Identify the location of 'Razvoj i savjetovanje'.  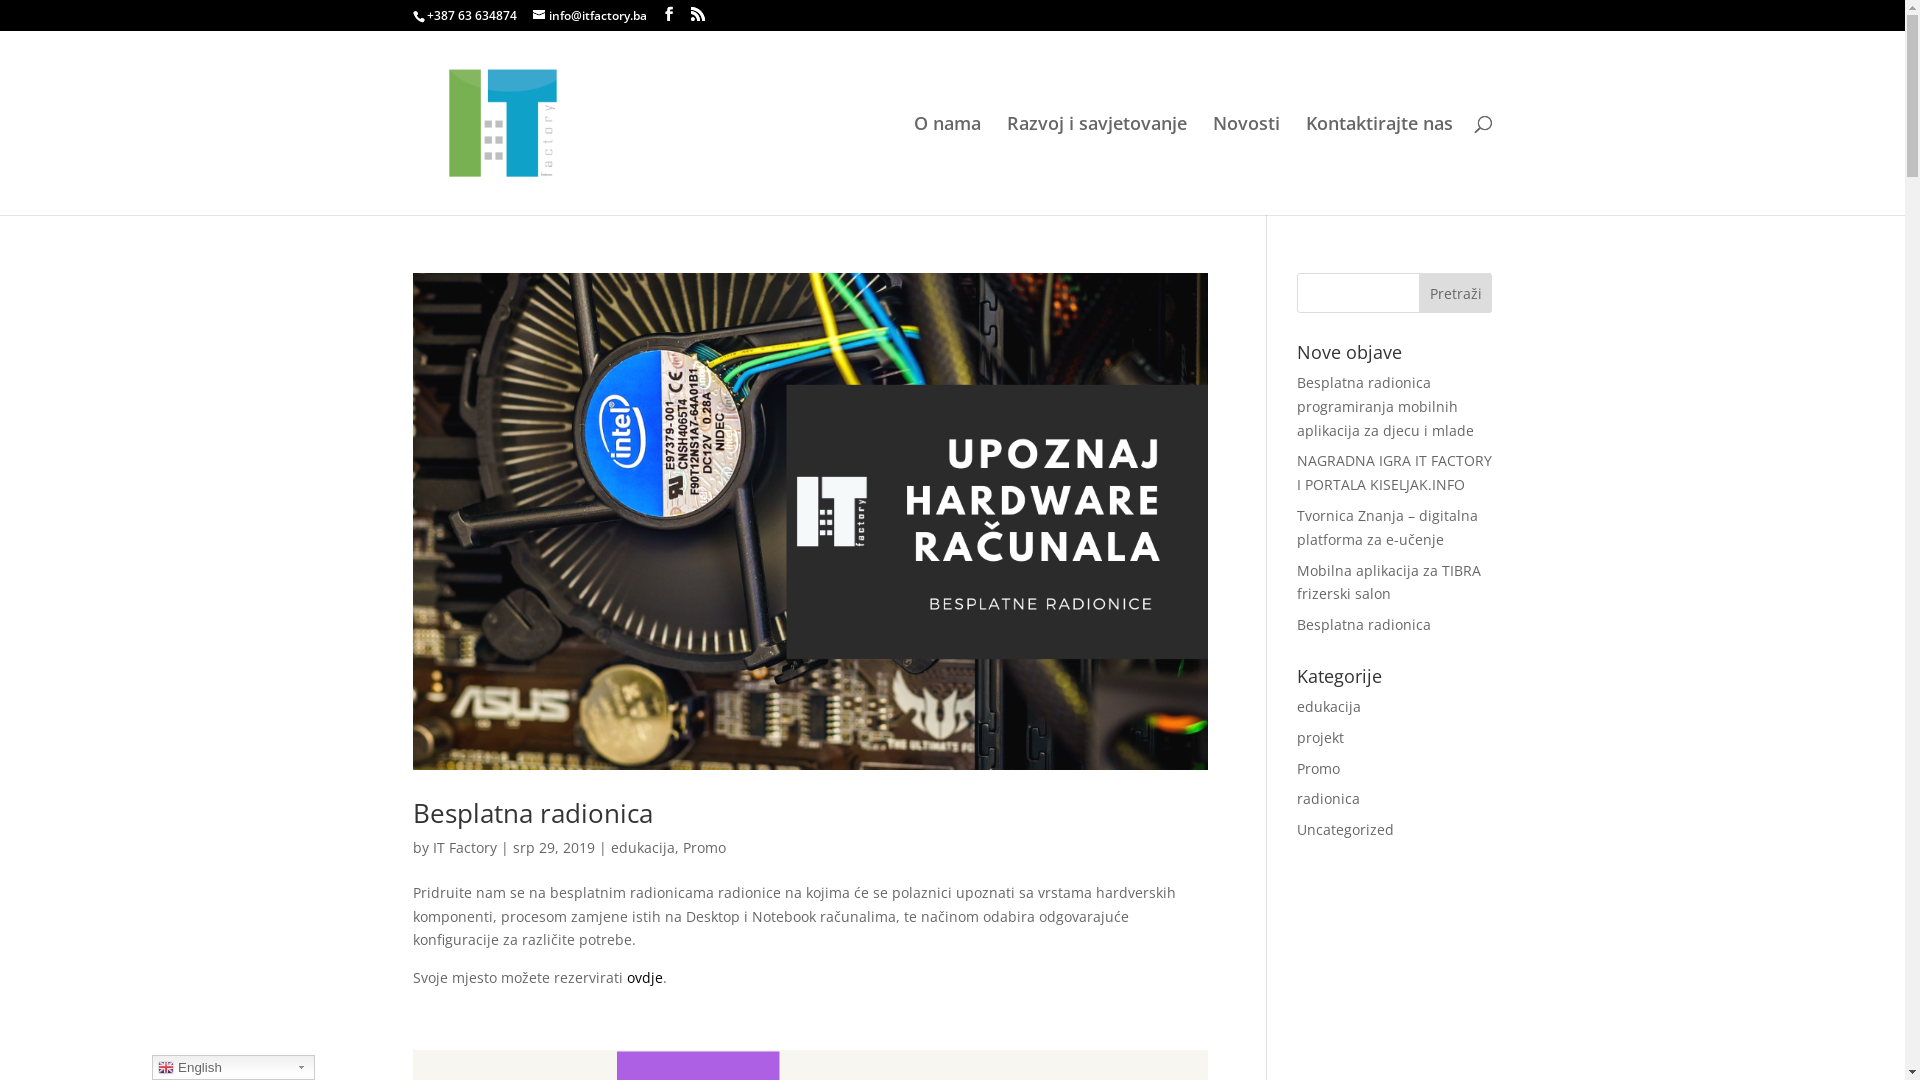
(1094, 164).